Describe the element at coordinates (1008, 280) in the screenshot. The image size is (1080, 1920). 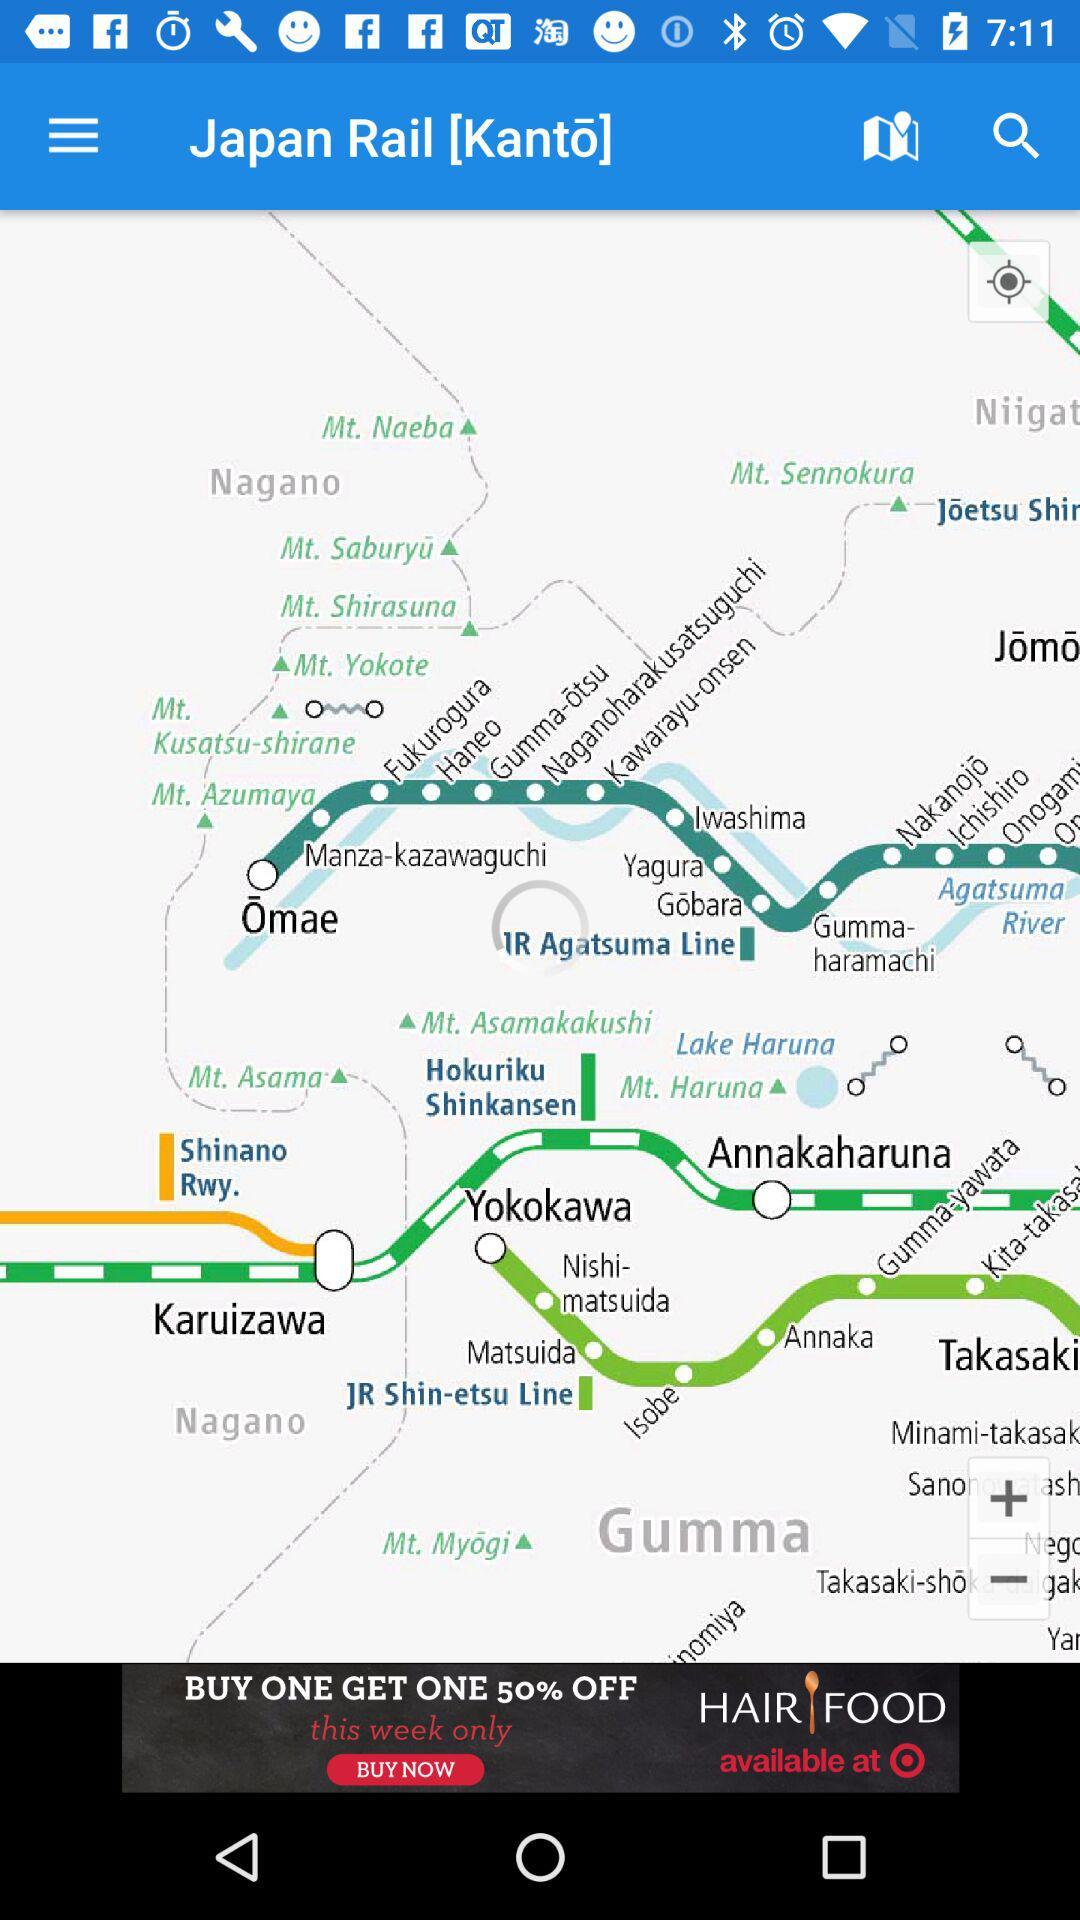
I see `locate me` at that location.